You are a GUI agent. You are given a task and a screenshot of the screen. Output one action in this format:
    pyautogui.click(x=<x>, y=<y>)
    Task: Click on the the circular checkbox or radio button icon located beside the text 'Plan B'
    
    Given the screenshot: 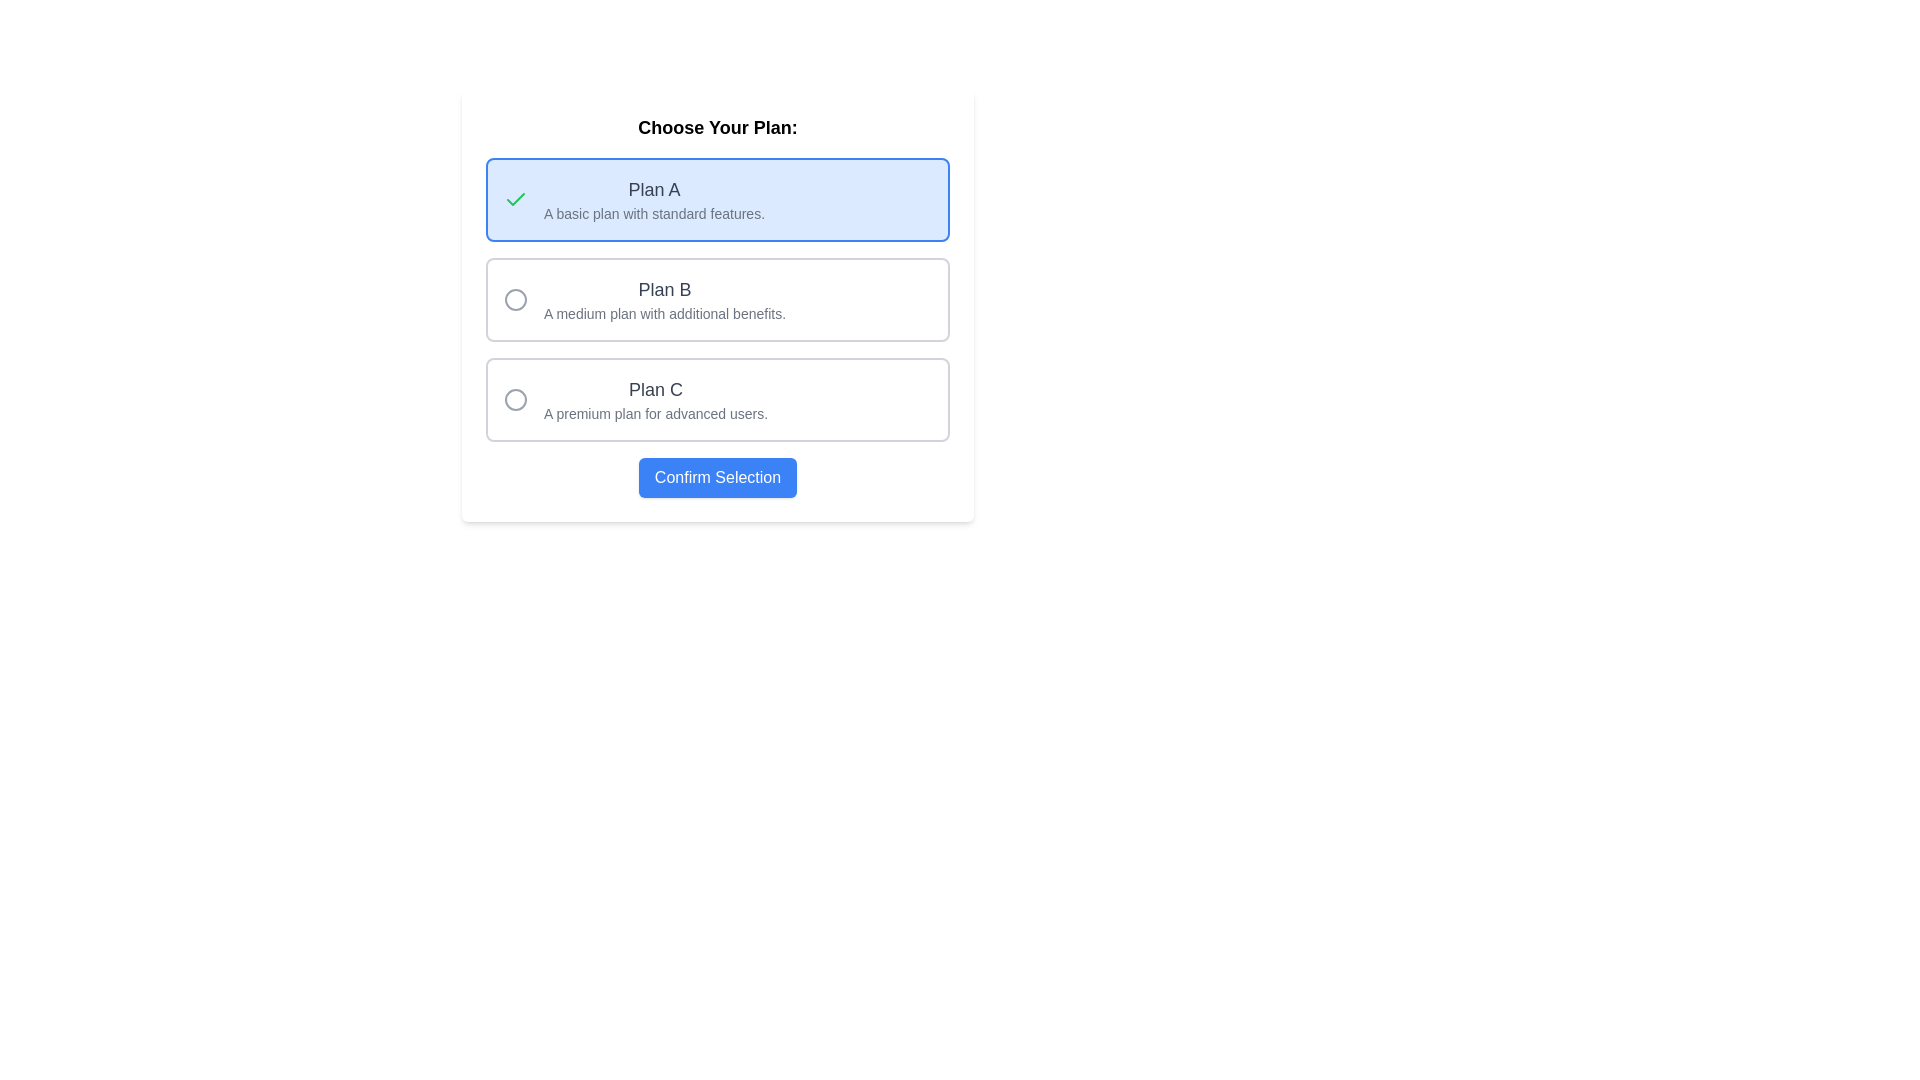 What is the action you would take?
    pyautogui.click(x=515, y=300)
    